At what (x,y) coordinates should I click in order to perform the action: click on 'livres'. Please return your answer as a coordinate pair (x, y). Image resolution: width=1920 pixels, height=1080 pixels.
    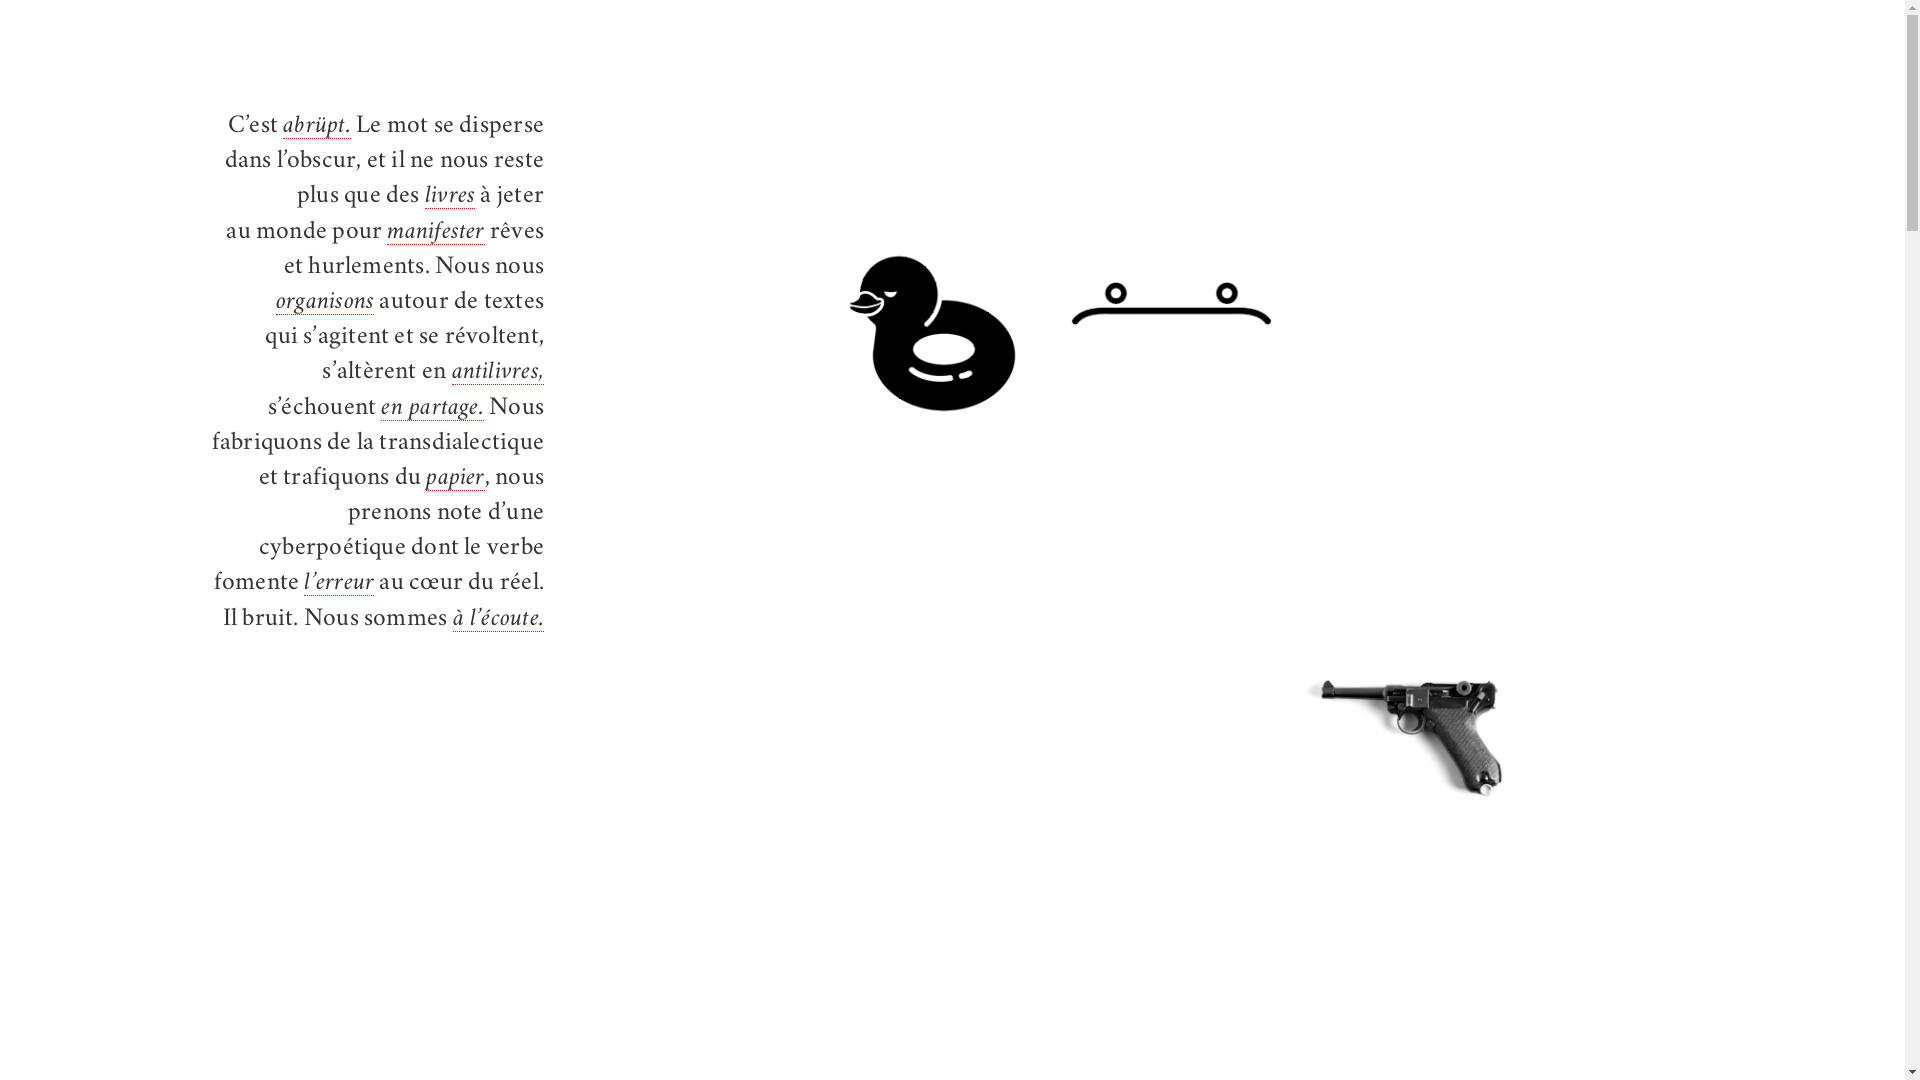
    Looking at the image, I should click on (424, 197).